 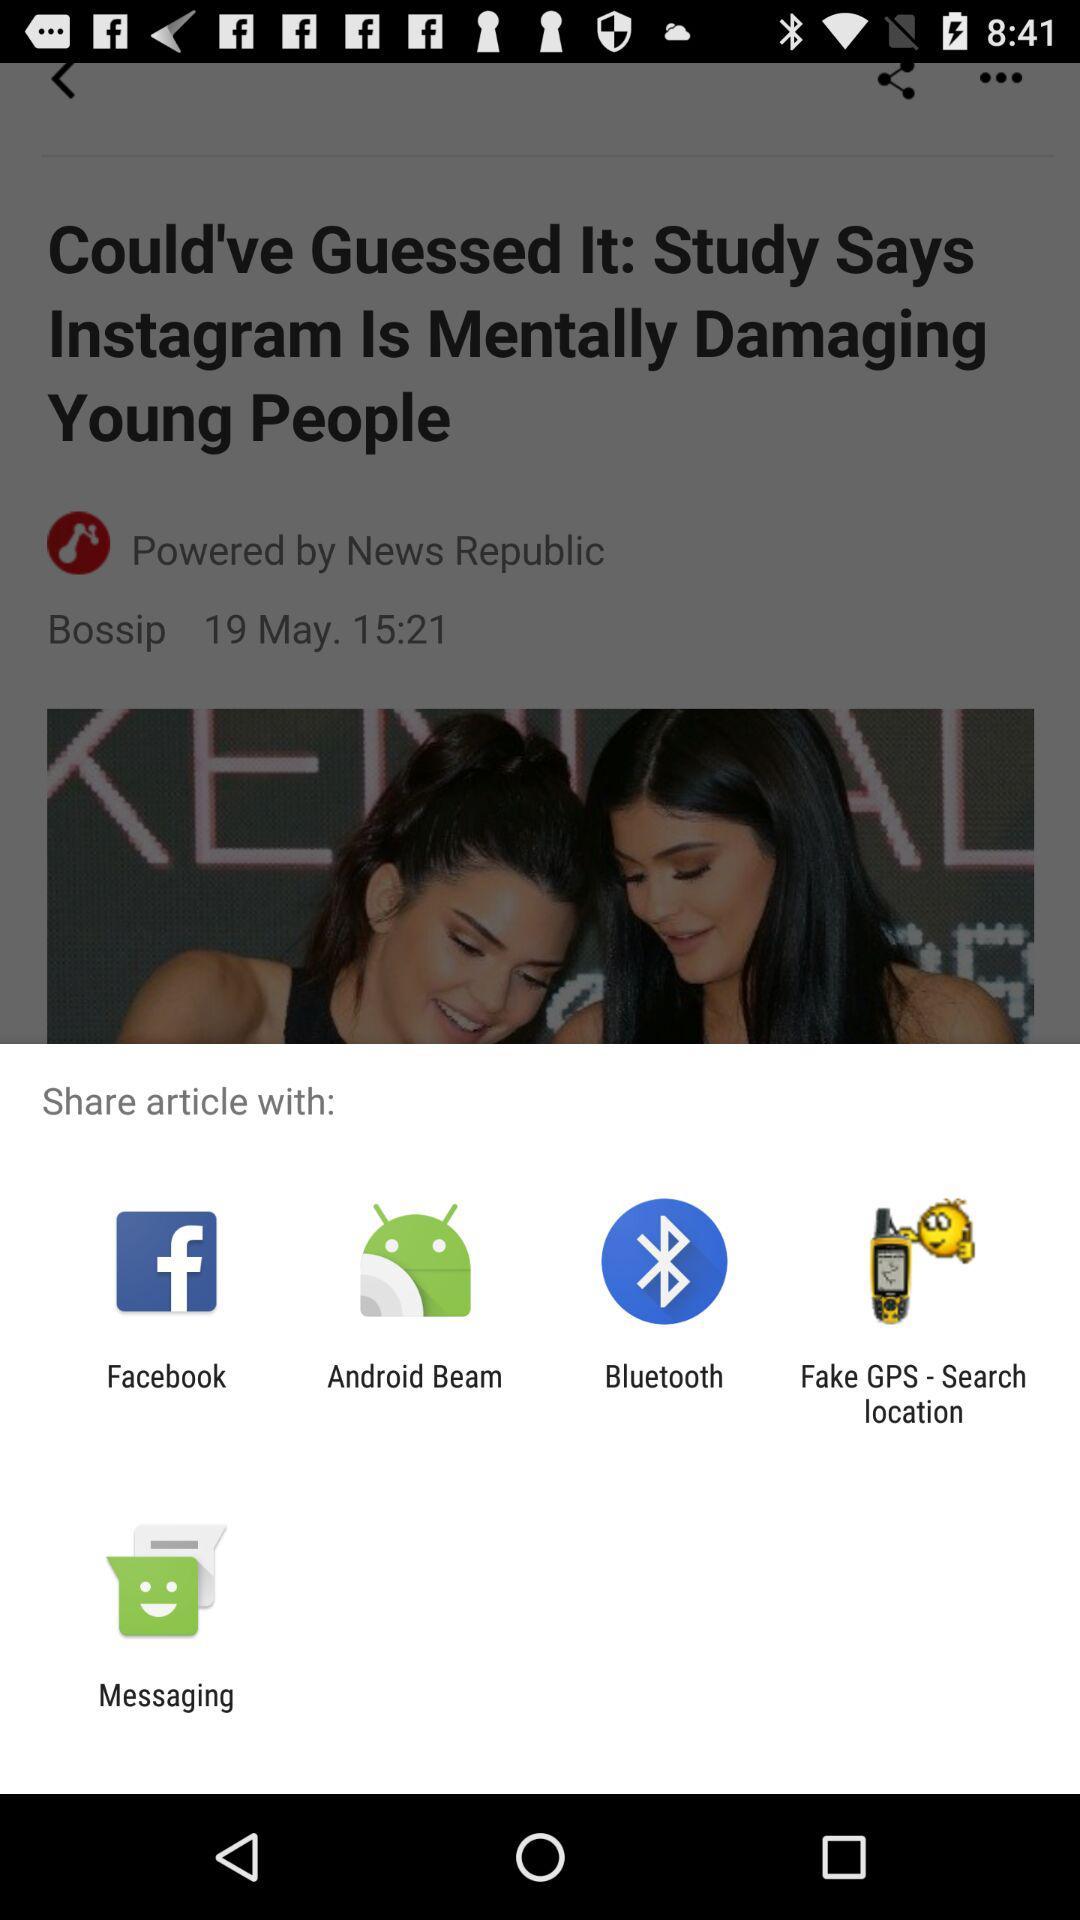 What do you see at coordinates (414, 1392) in the screenshot?
I see `the icon next to bluetooth app` at bounding box center [414, 1392].